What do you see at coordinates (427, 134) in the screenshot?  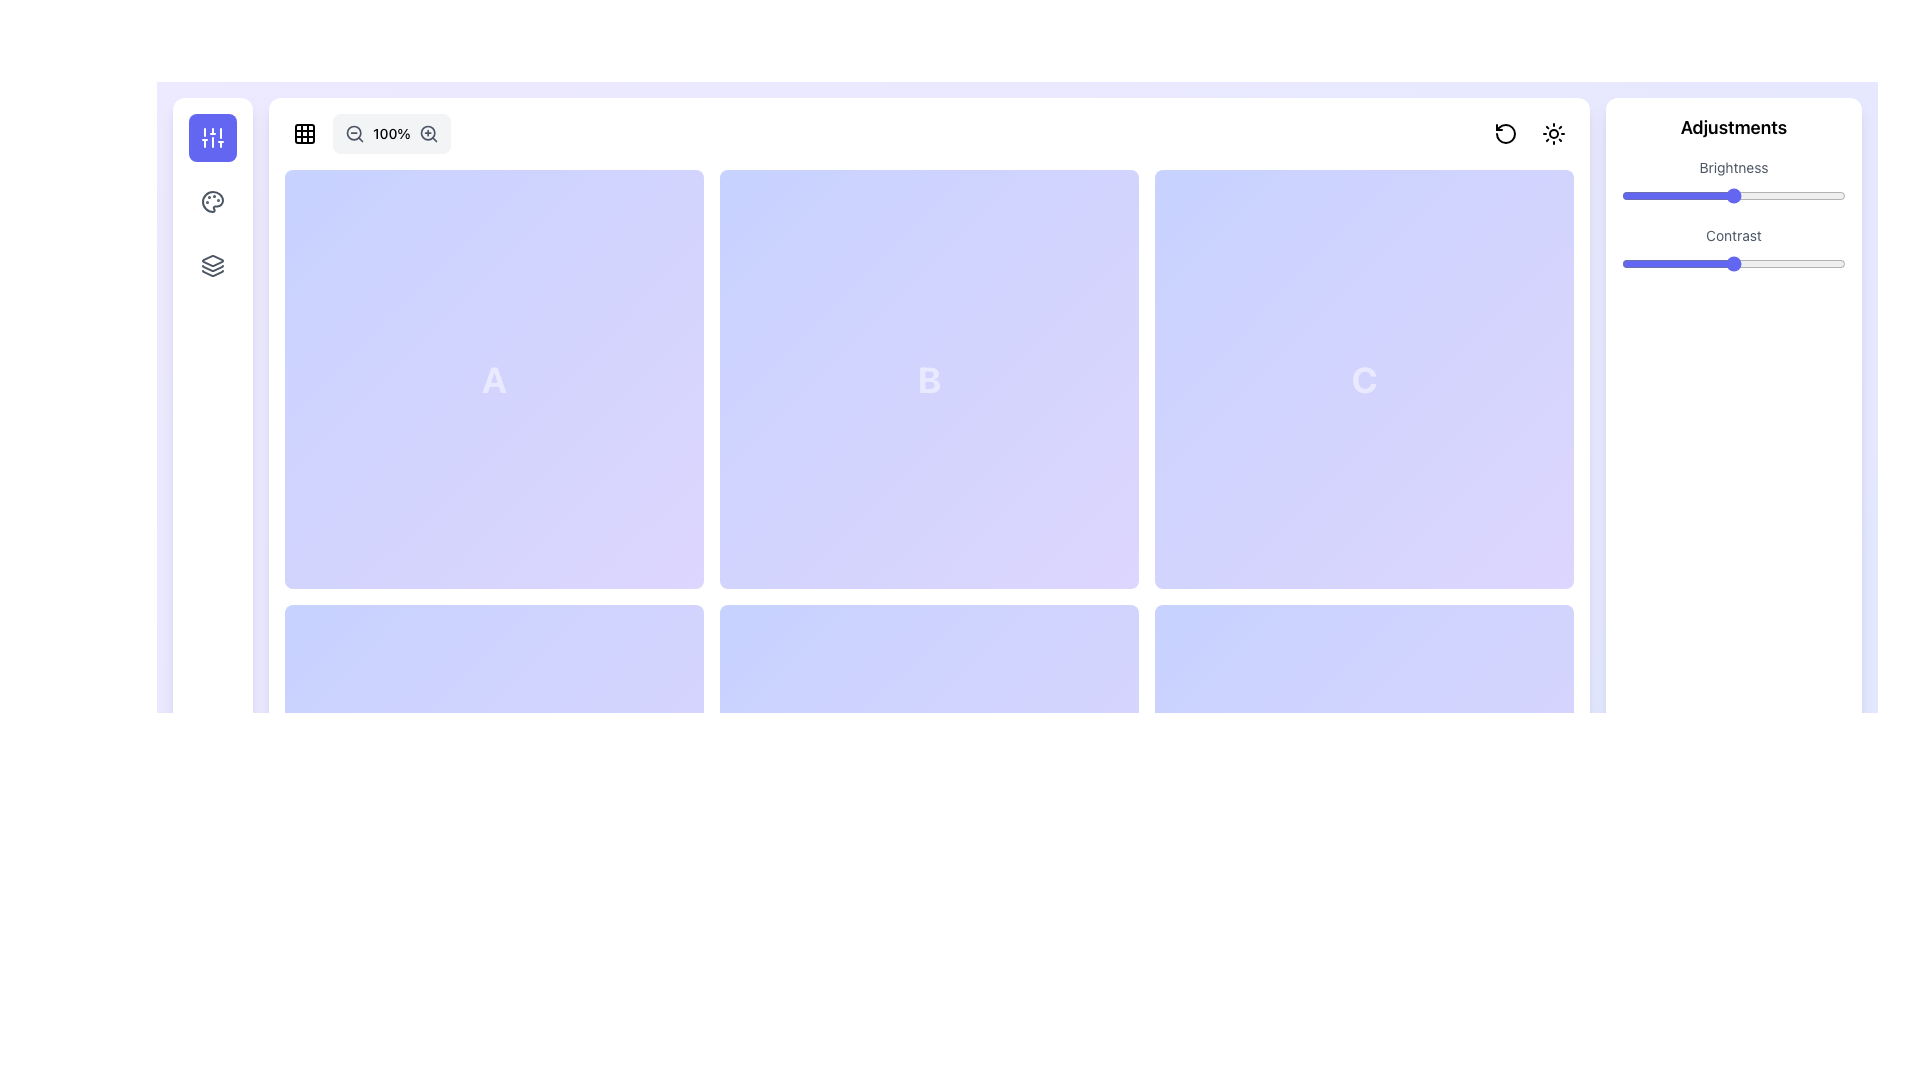 I see `the zoom-in icon located at the end of the horizontal toolbar next to the '100%' text to increase the zoom level` at bounding box center [427, 134].